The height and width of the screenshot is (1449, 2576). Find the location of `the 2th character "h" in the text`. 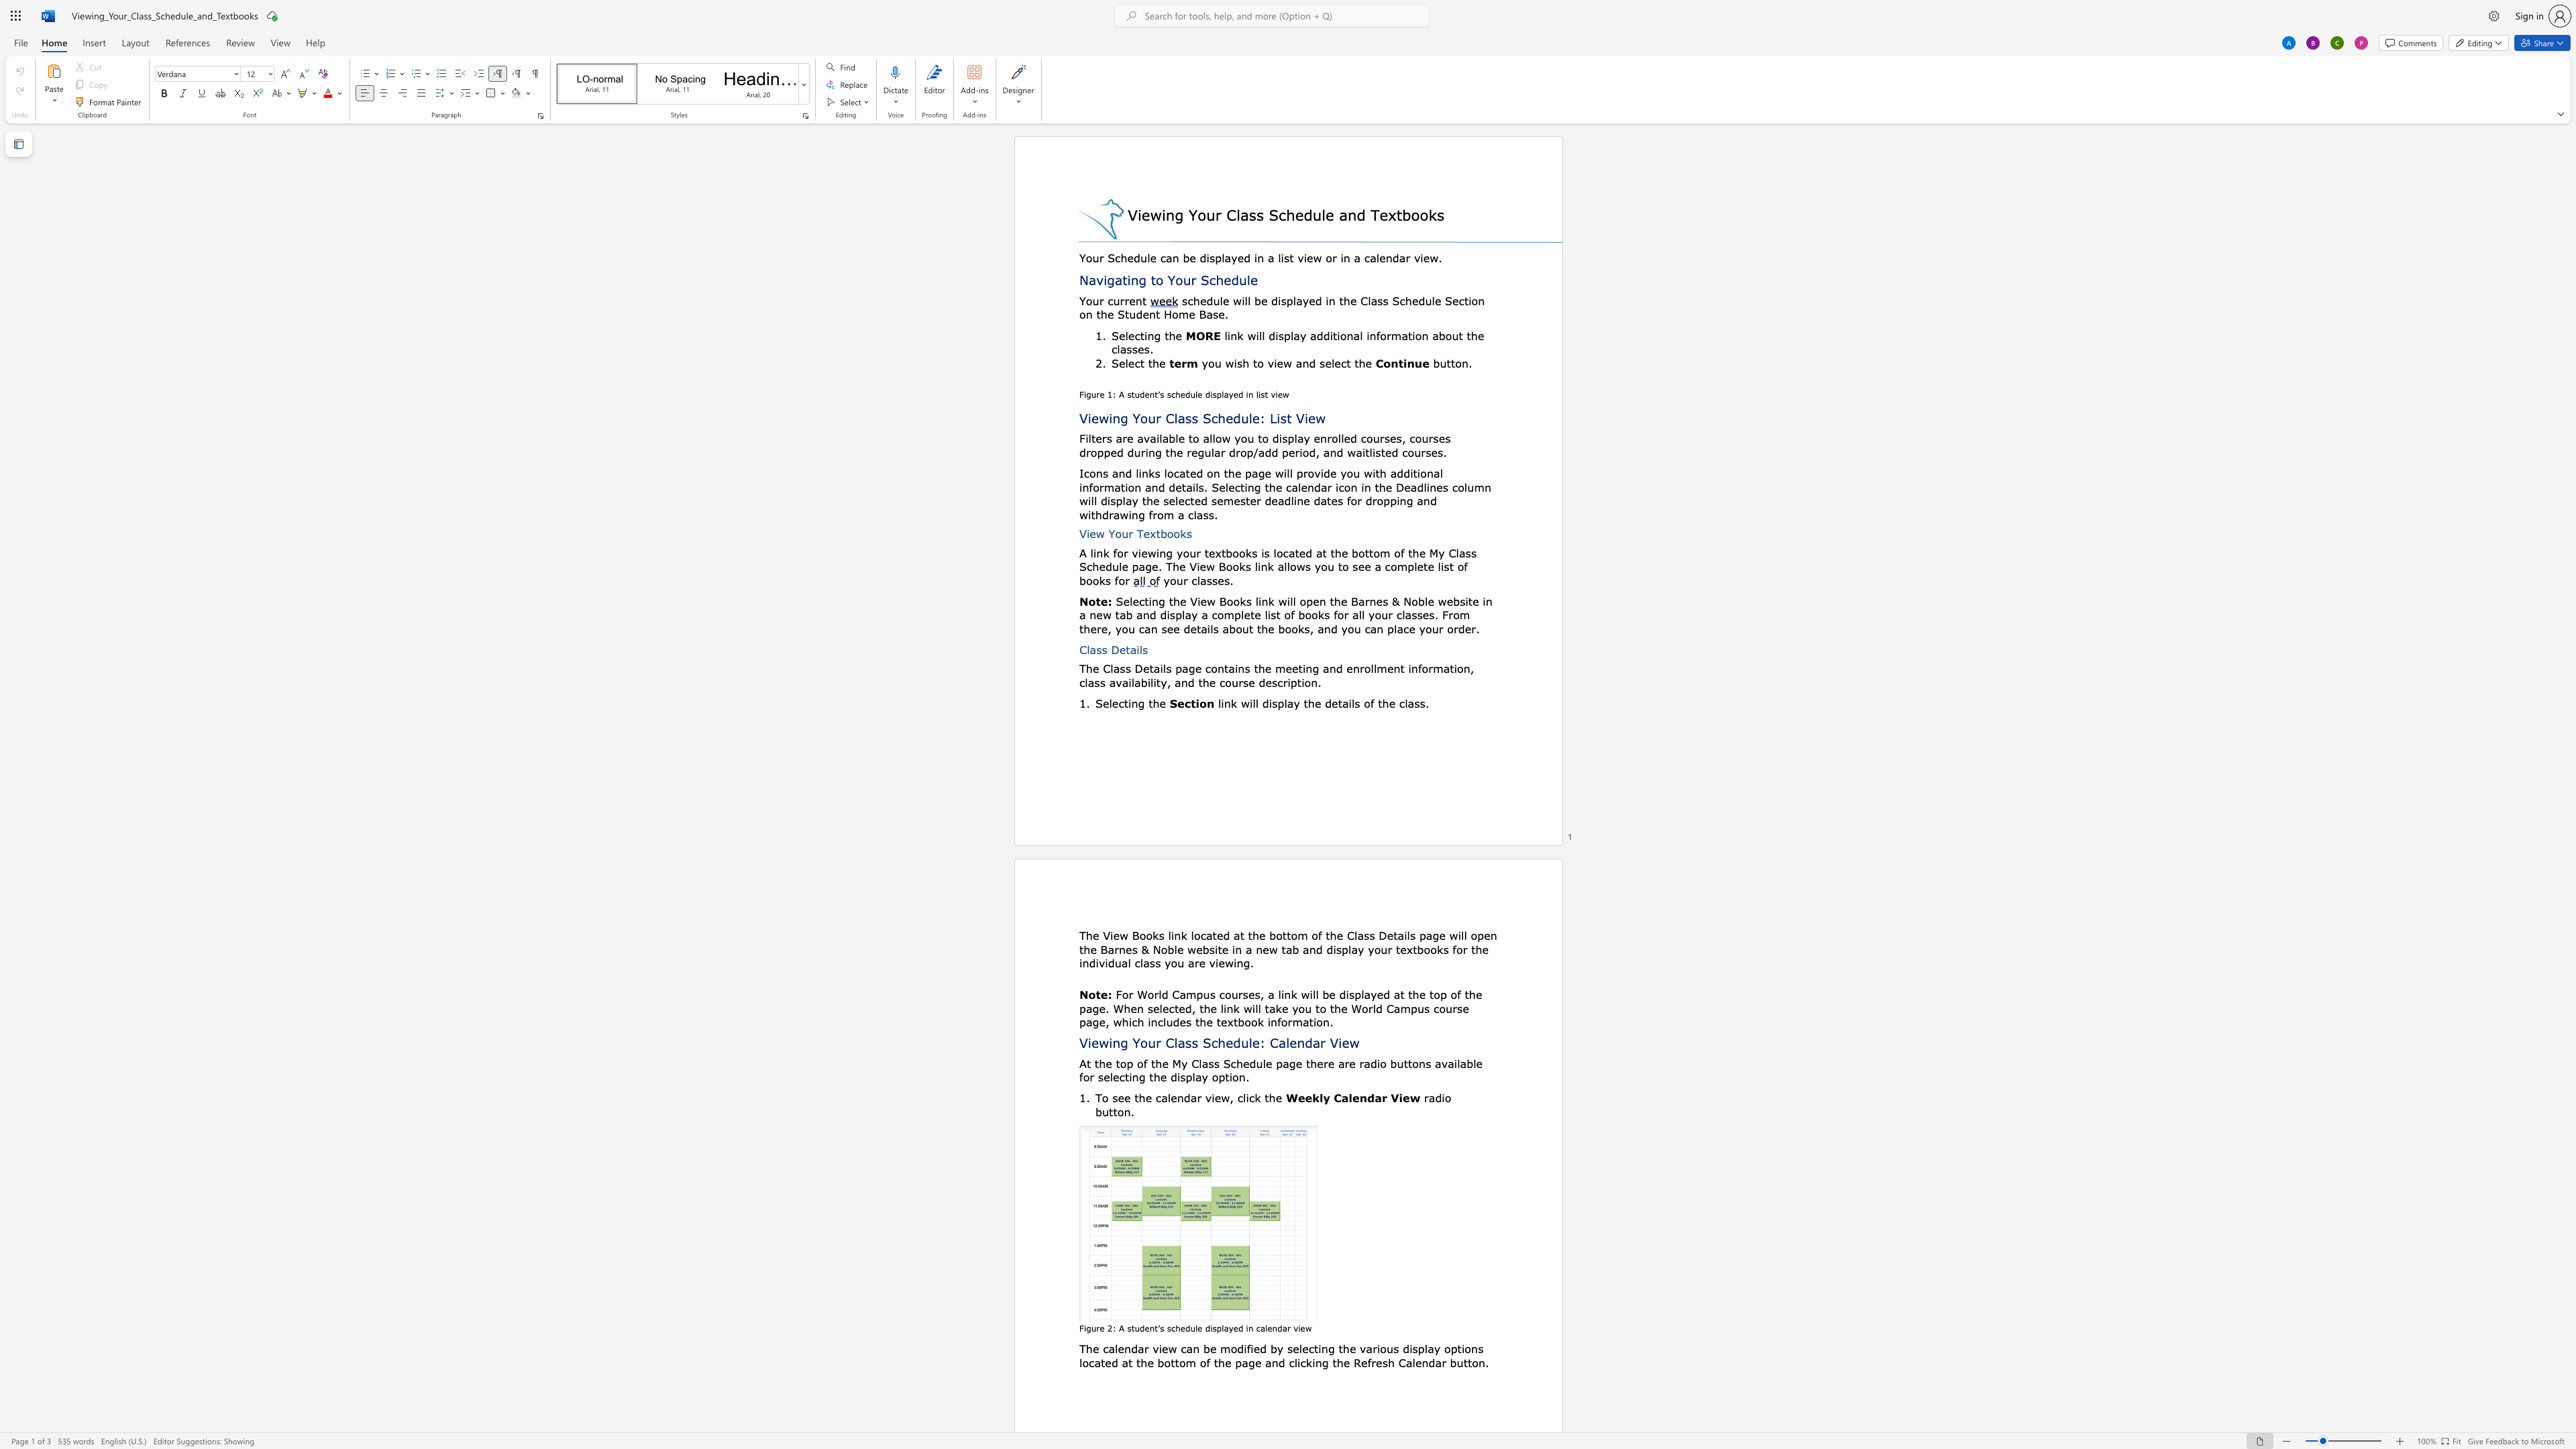

the 2th character "h" in the text is located at coordinates (1271, 1097).